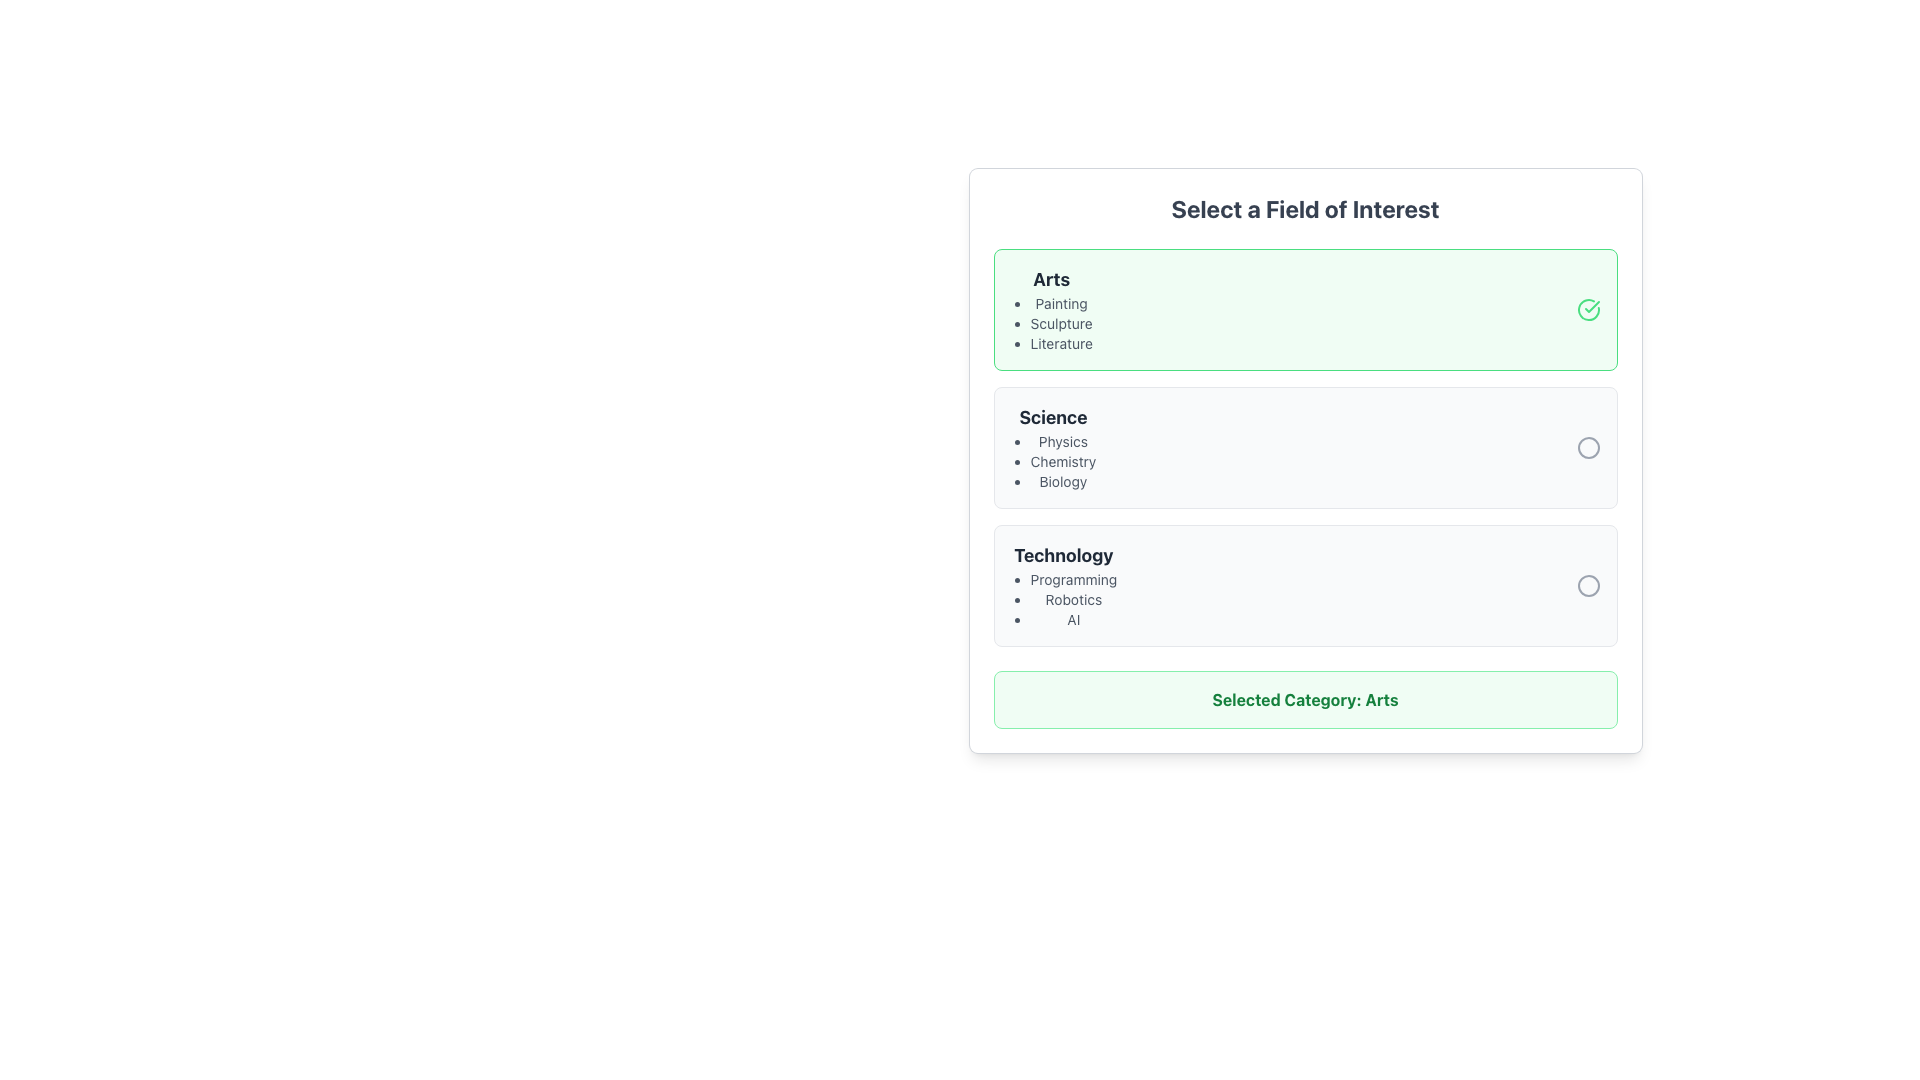 Image resolution: width=1920 pixels, height=1080 pixels. Describe the element at coordinates (1062, 482) in the screenshot. I see `the static text label reading 'Biology' which is the last item in the bulleted list under the 'Science' category` at that location.